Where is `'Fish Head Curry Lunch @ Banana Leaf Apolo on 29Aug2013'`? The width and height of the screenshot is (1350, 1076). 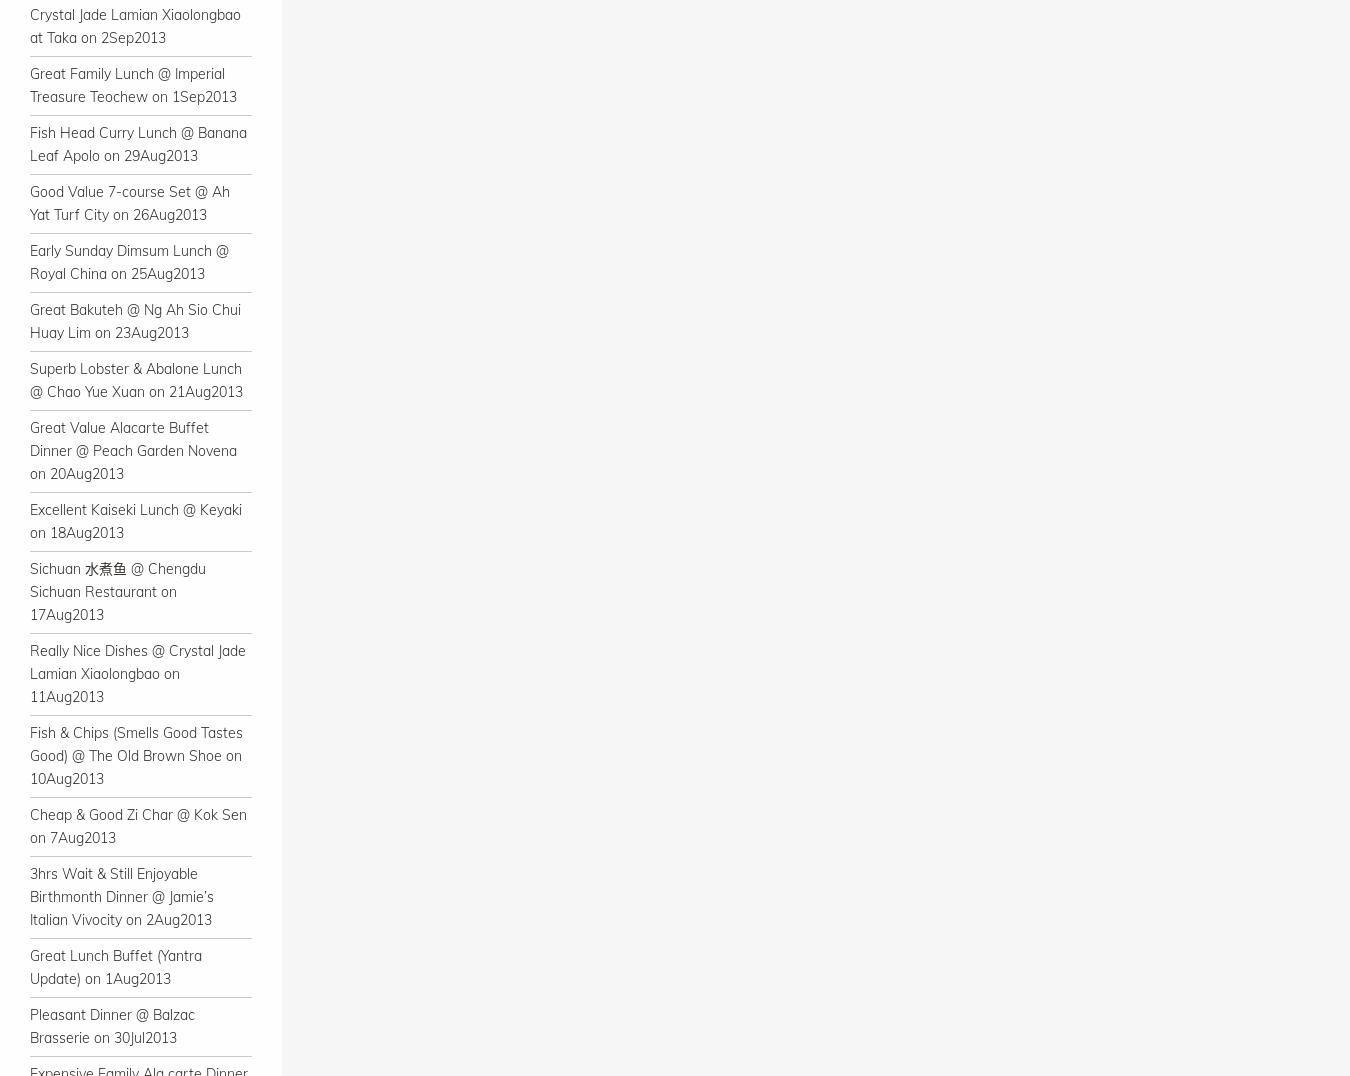
'Fish Head Curry Lunch @ Banana Leaf Apolo on 29Aug2013' is located at coordinates (138, 144).